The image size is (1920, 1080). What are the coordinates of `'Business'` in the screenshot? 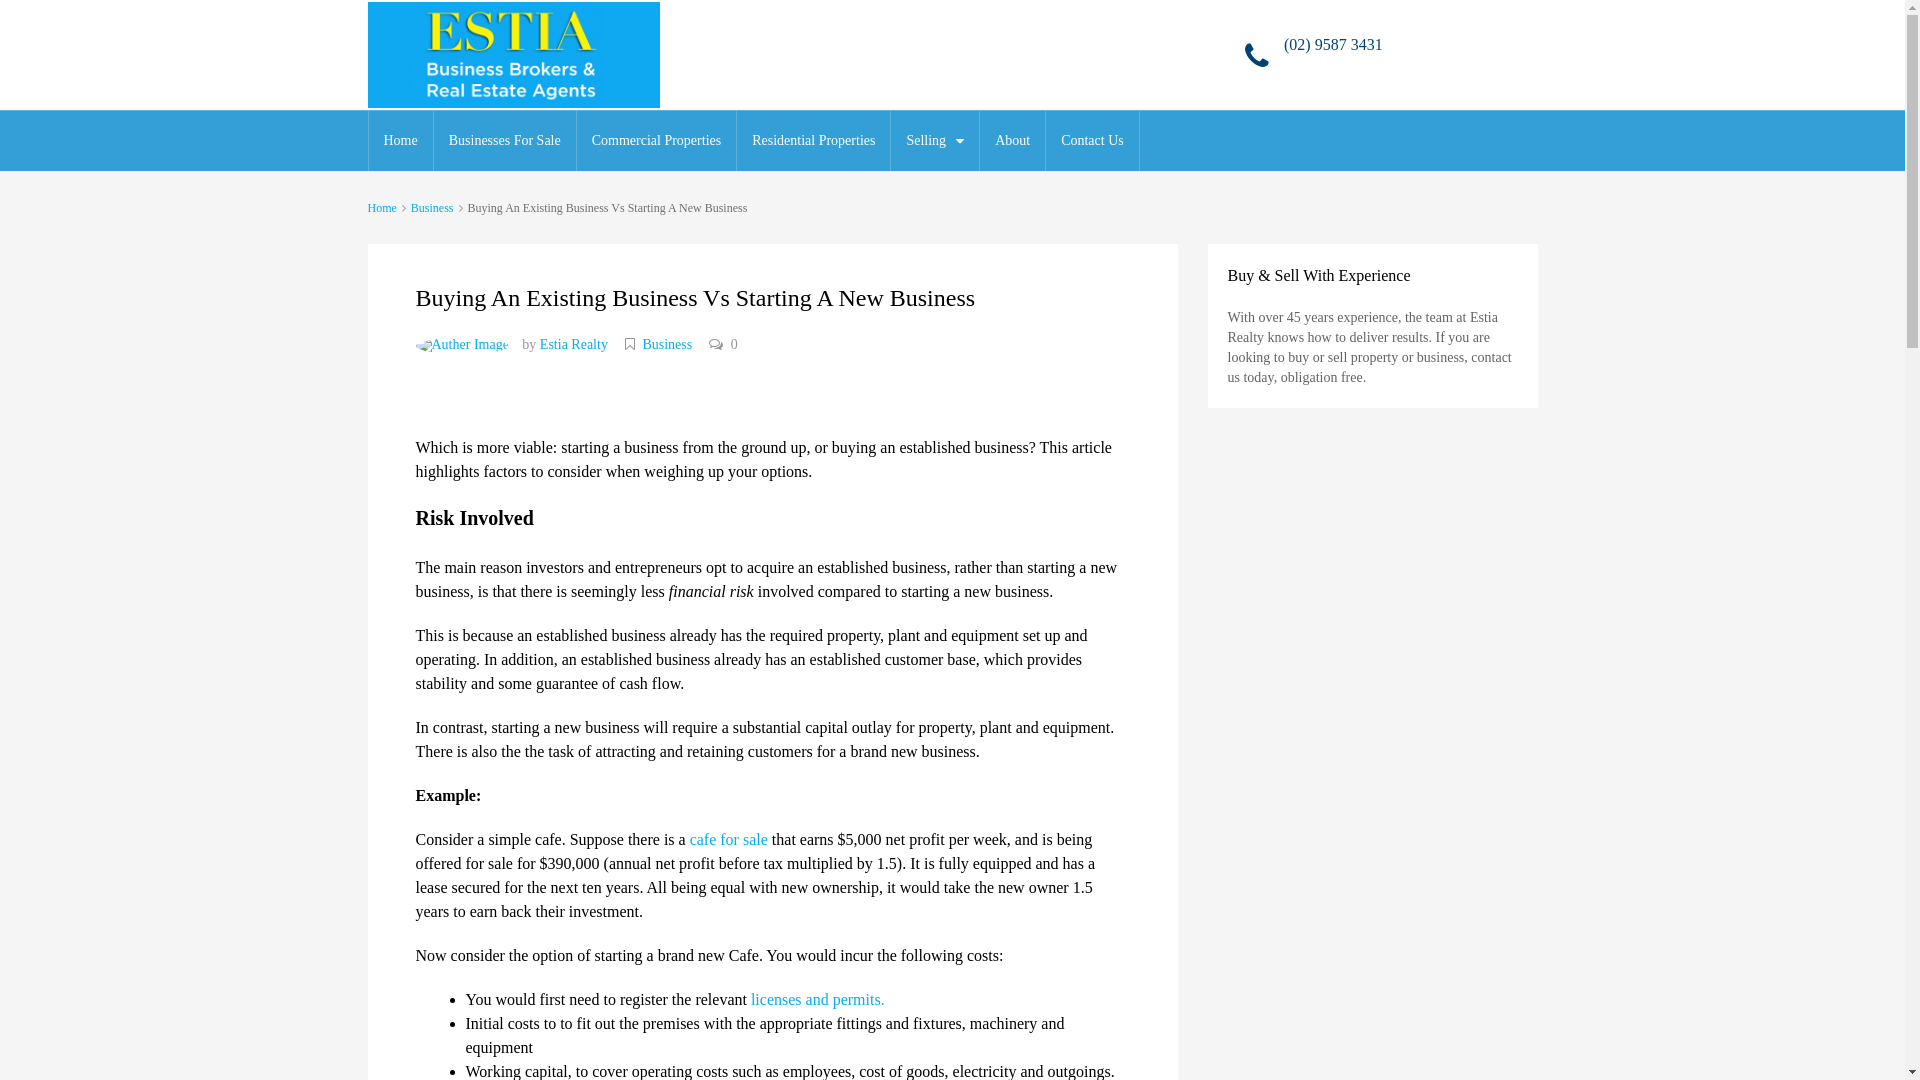 It's located at (431, 208).